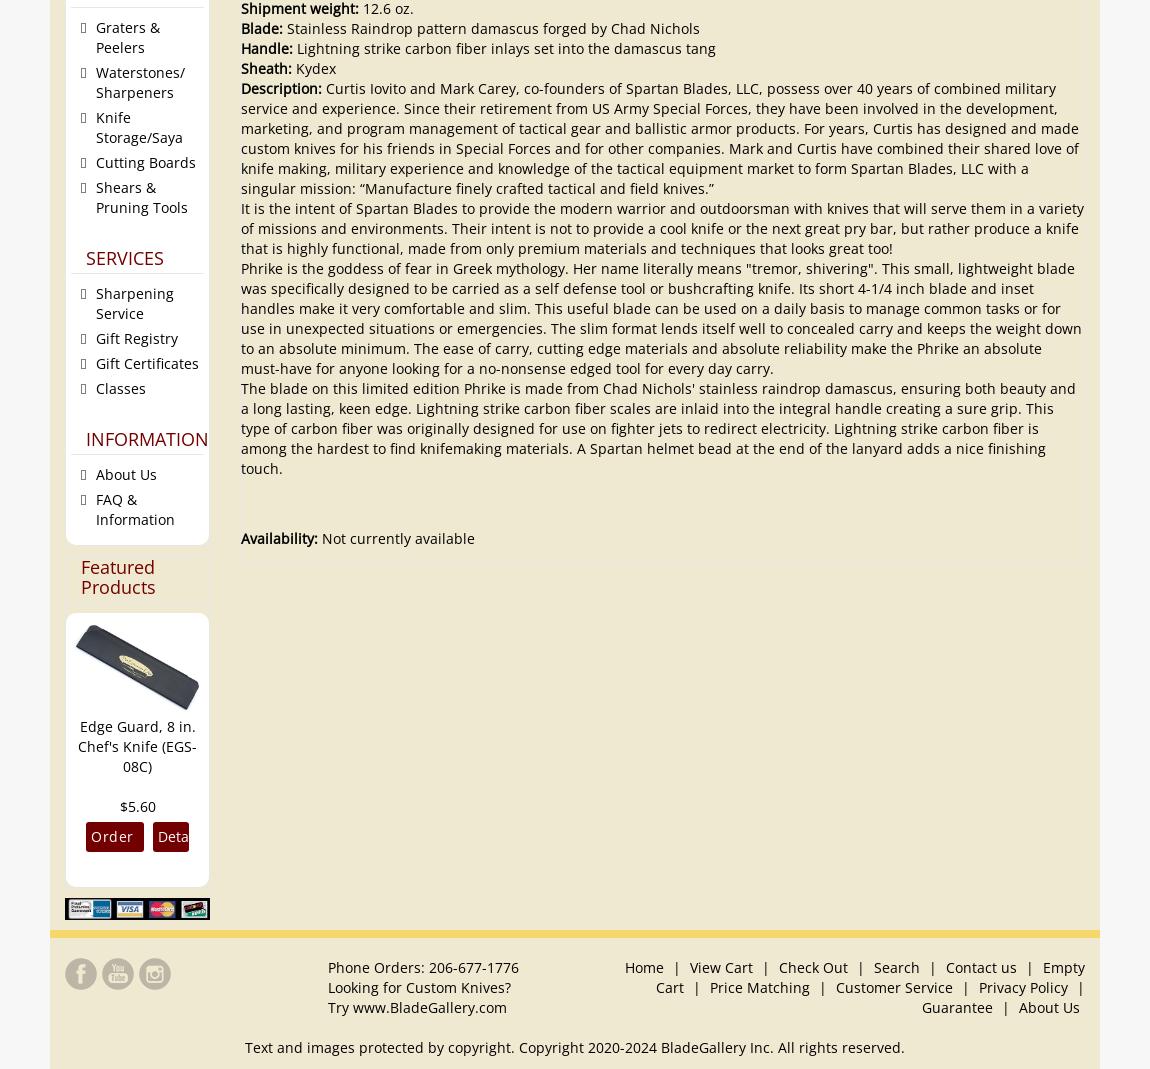 The image size is (1150, 1069). Describe the element at coordinates (870, 976) in the screenshot. I see `'Empty Cart'` at that location.